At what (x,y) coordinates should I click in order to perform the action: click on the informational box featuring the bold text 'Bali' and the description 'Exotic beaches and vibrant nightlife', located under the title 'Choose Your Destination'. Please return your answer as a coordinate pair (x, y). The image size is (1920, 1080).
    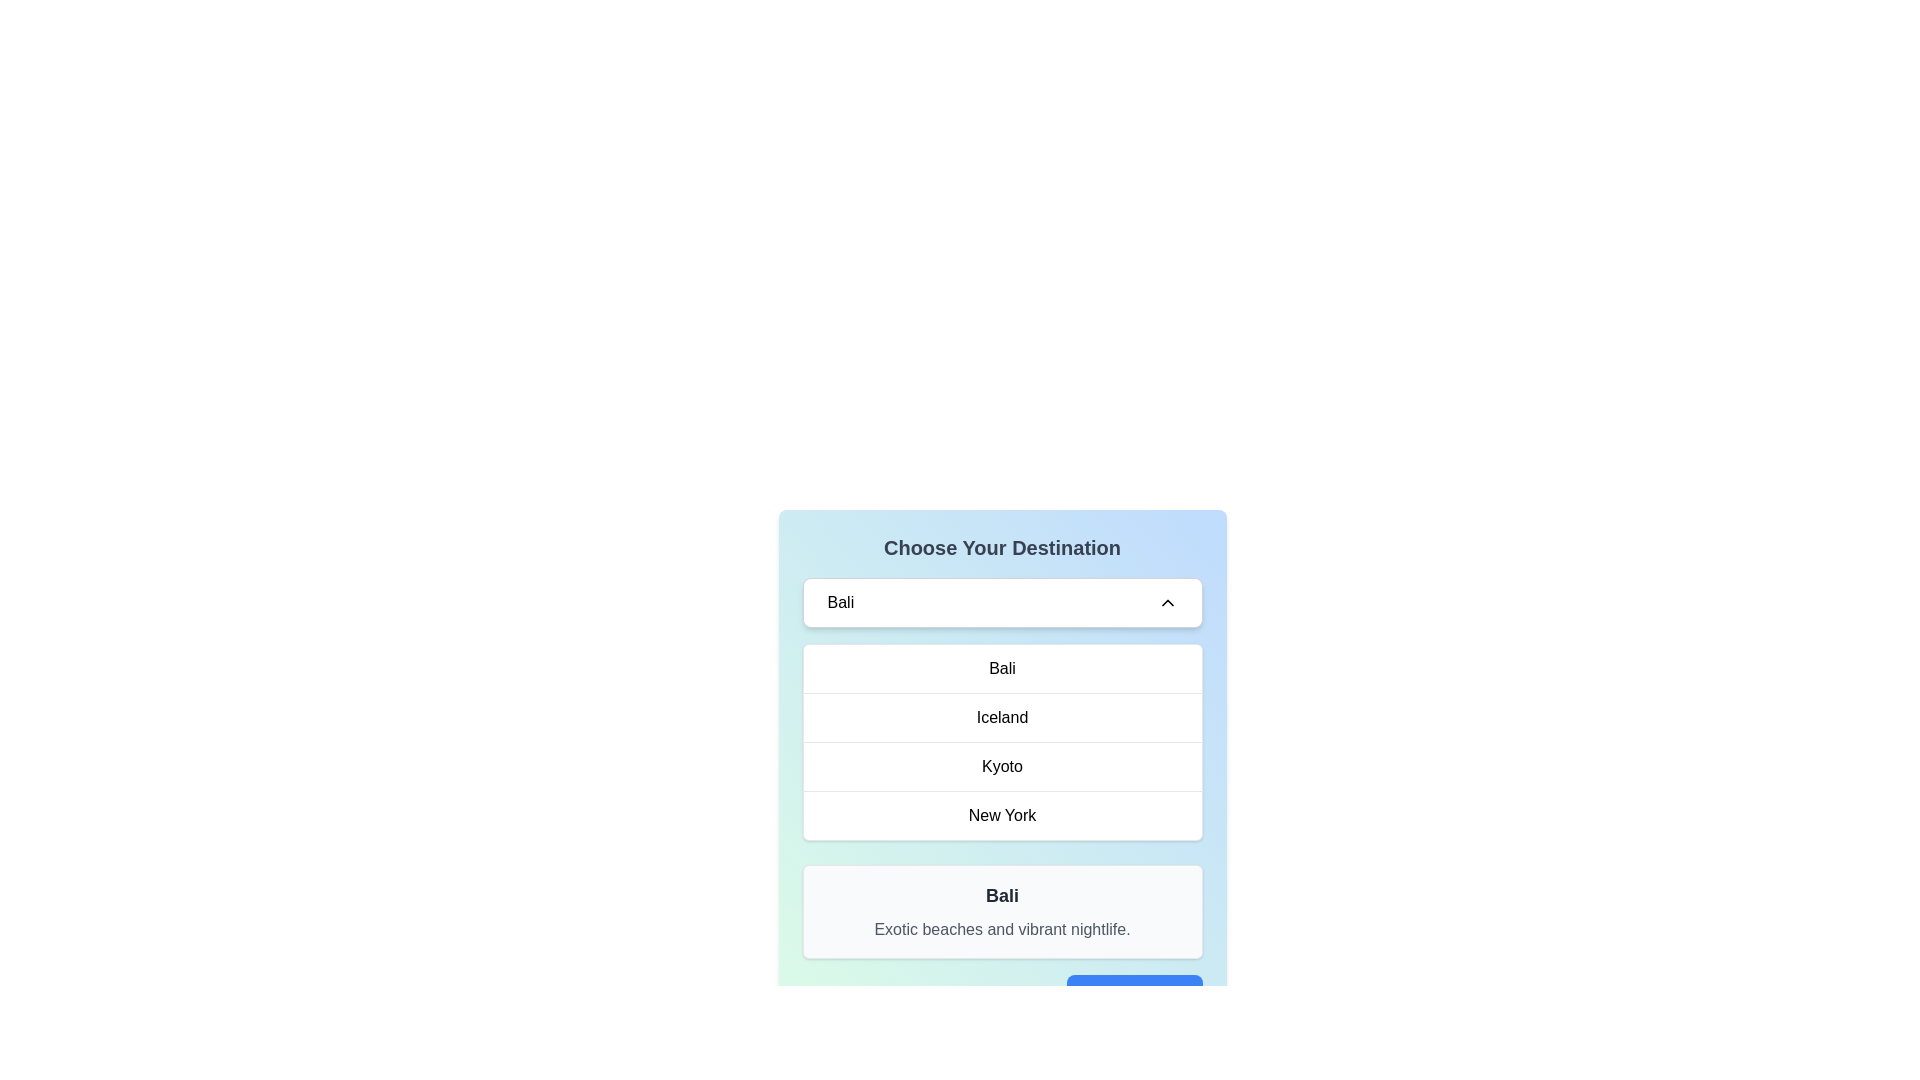
    Looking at the image, I should click on (1002, 911).